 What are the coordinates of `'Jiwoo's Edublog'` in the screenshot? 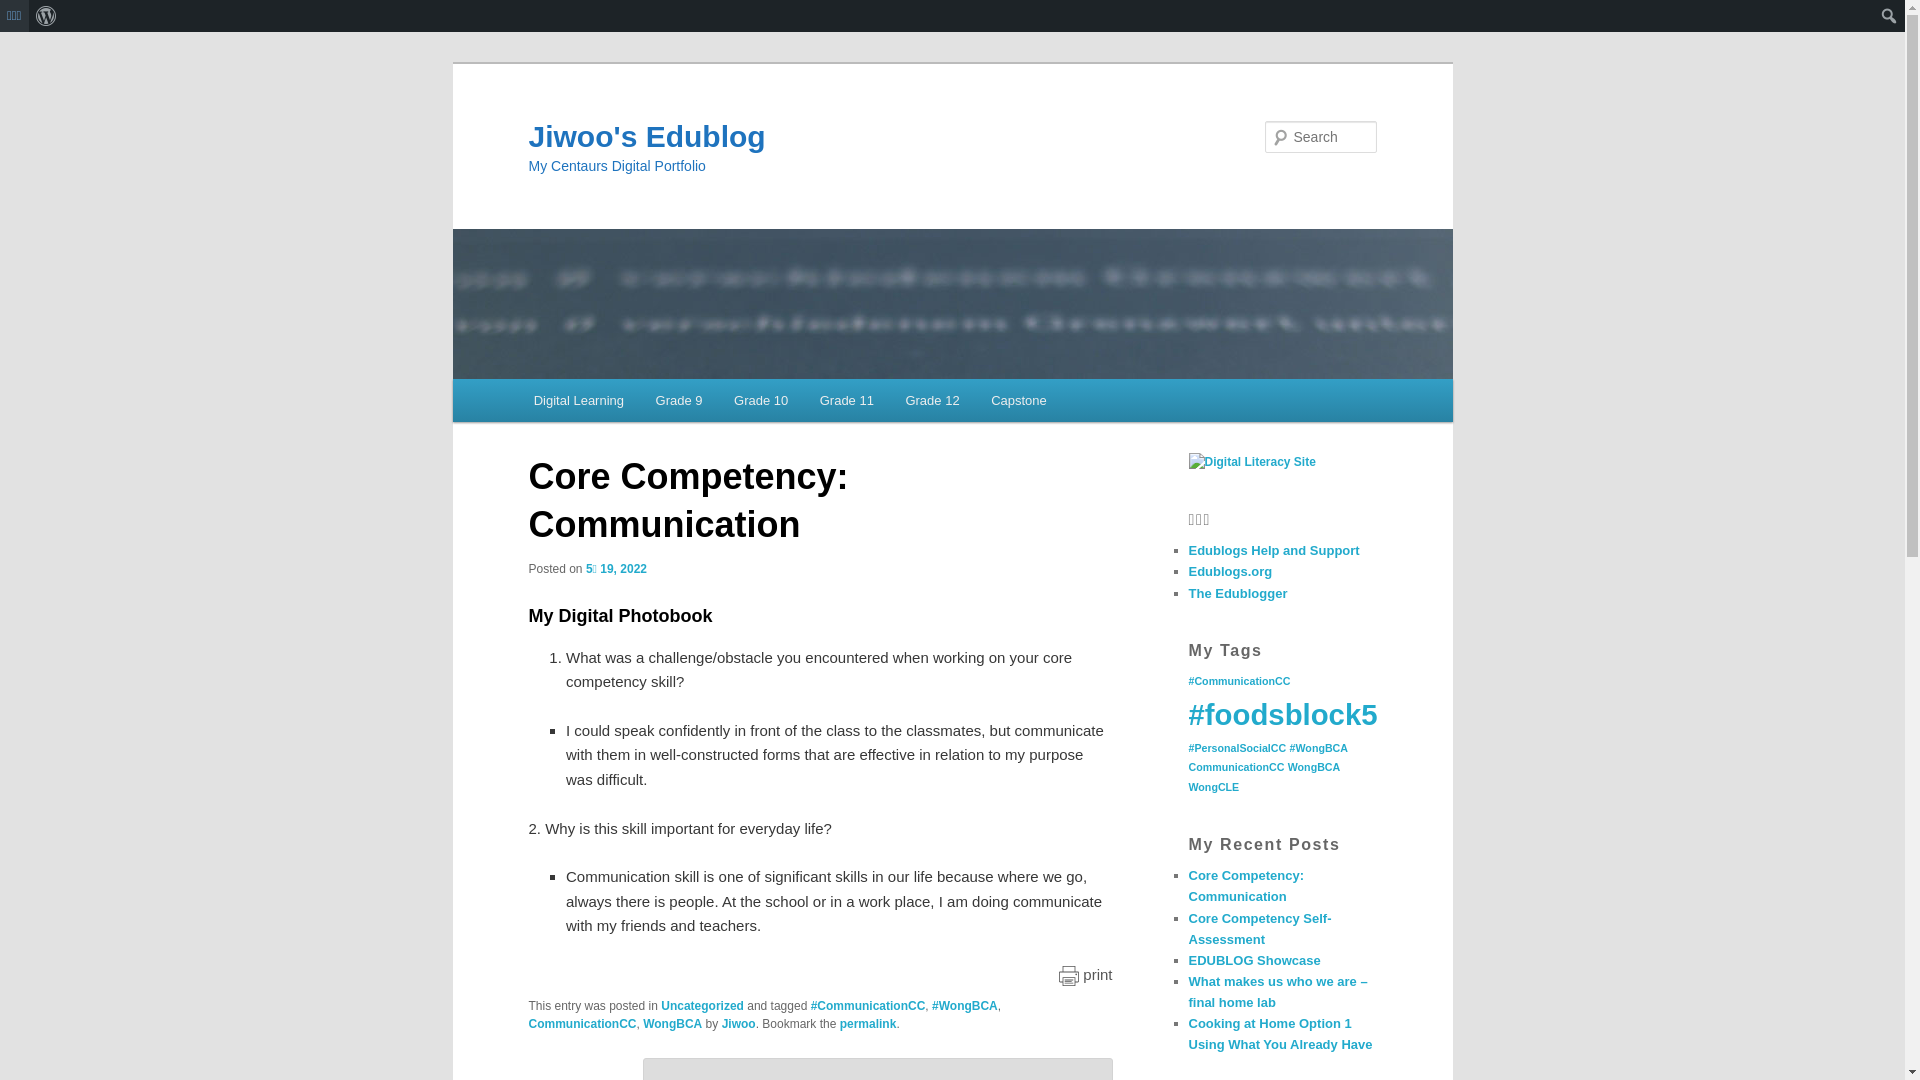 It's located at (646, 135).